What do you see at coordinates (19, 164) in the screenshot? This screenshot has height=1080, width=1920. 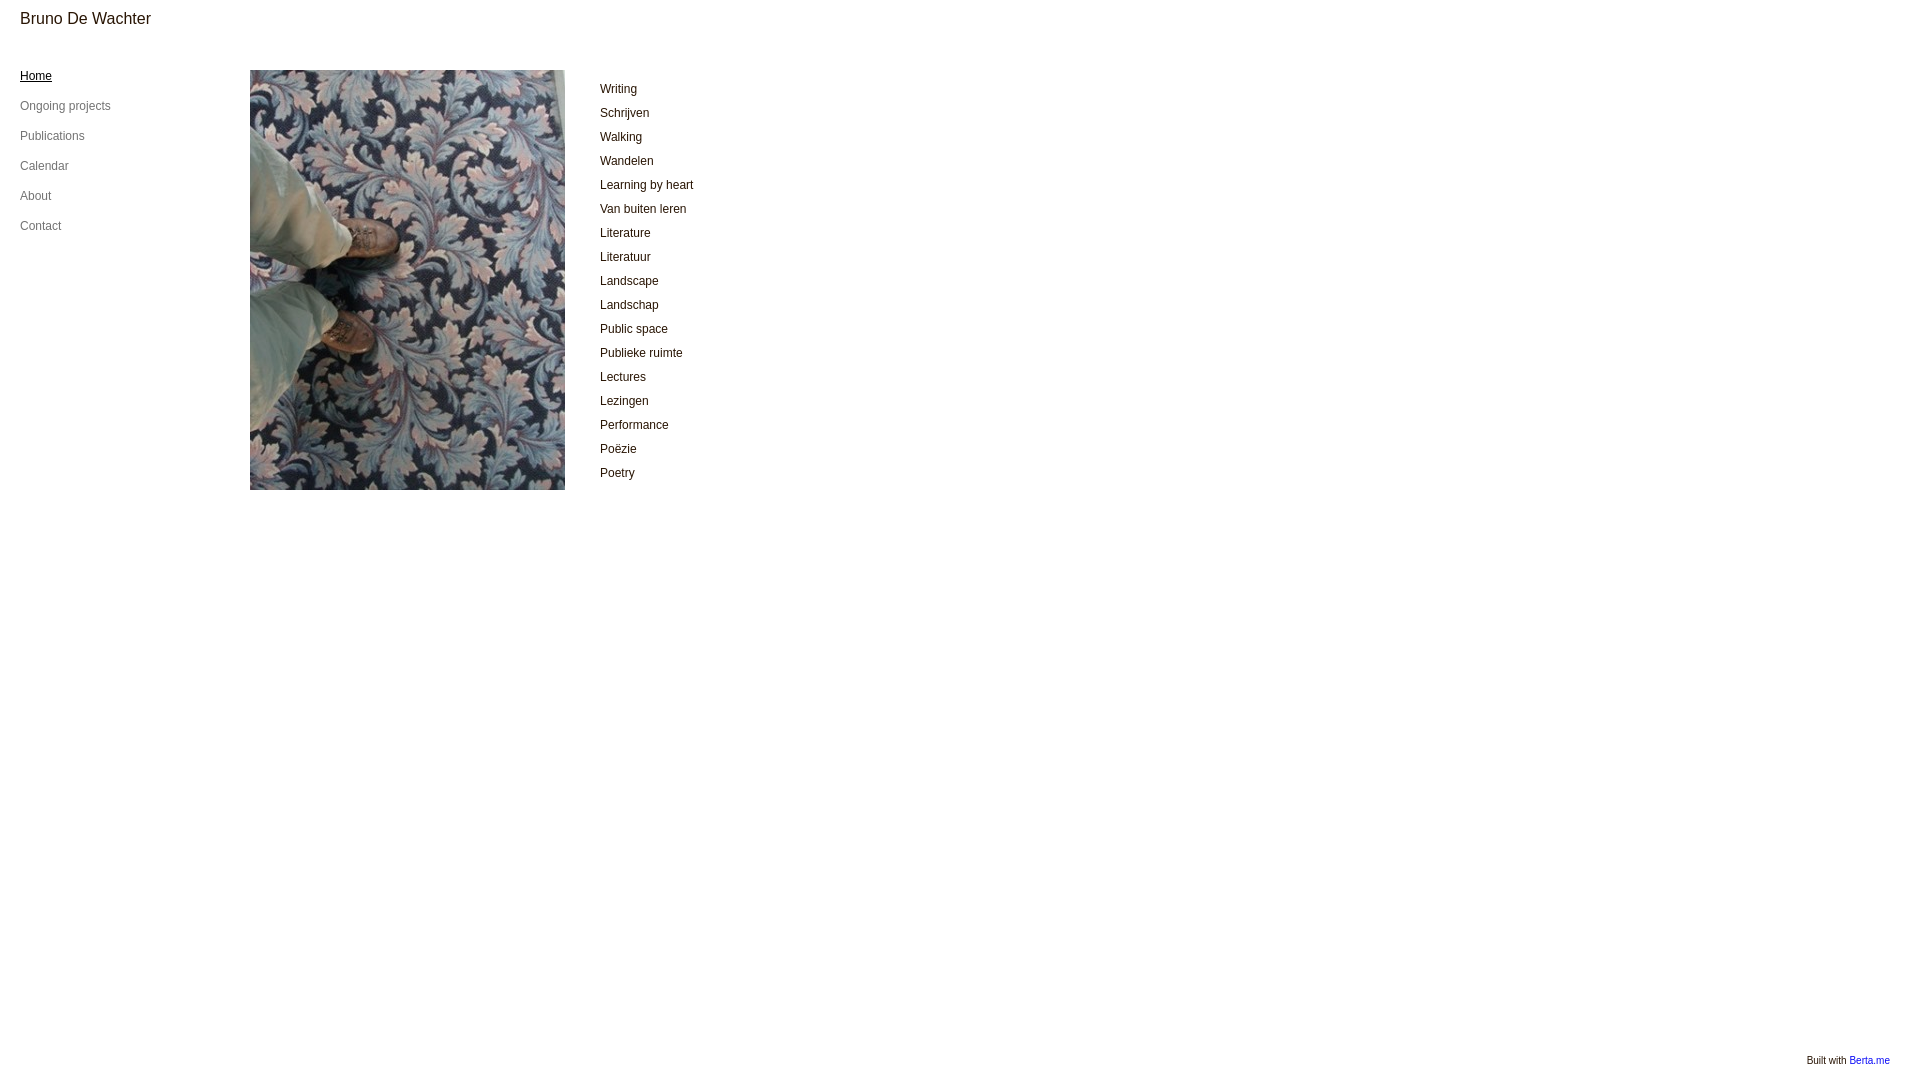 I see `'Calendar'` at bounding box center [19, 164].